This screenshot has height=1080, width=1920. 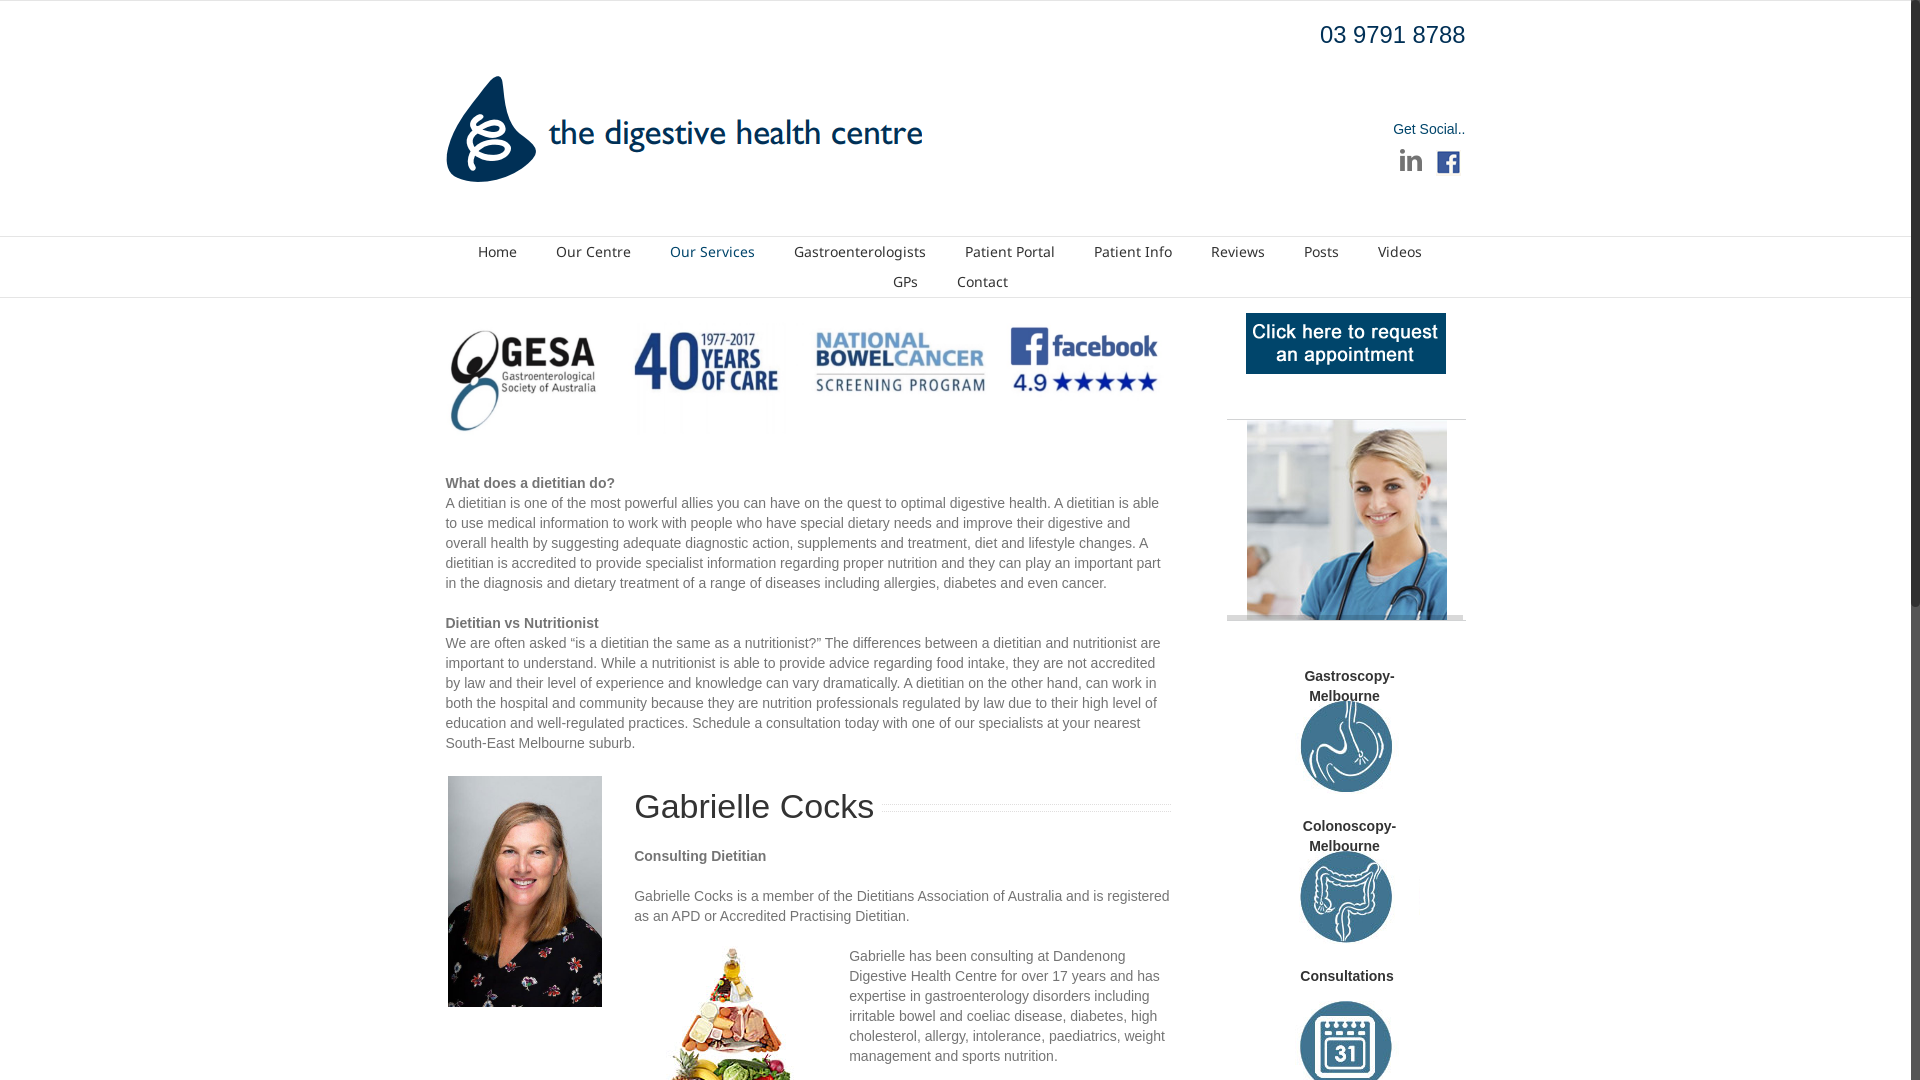 I want to click on 'Home', so click(x=497, y=250).